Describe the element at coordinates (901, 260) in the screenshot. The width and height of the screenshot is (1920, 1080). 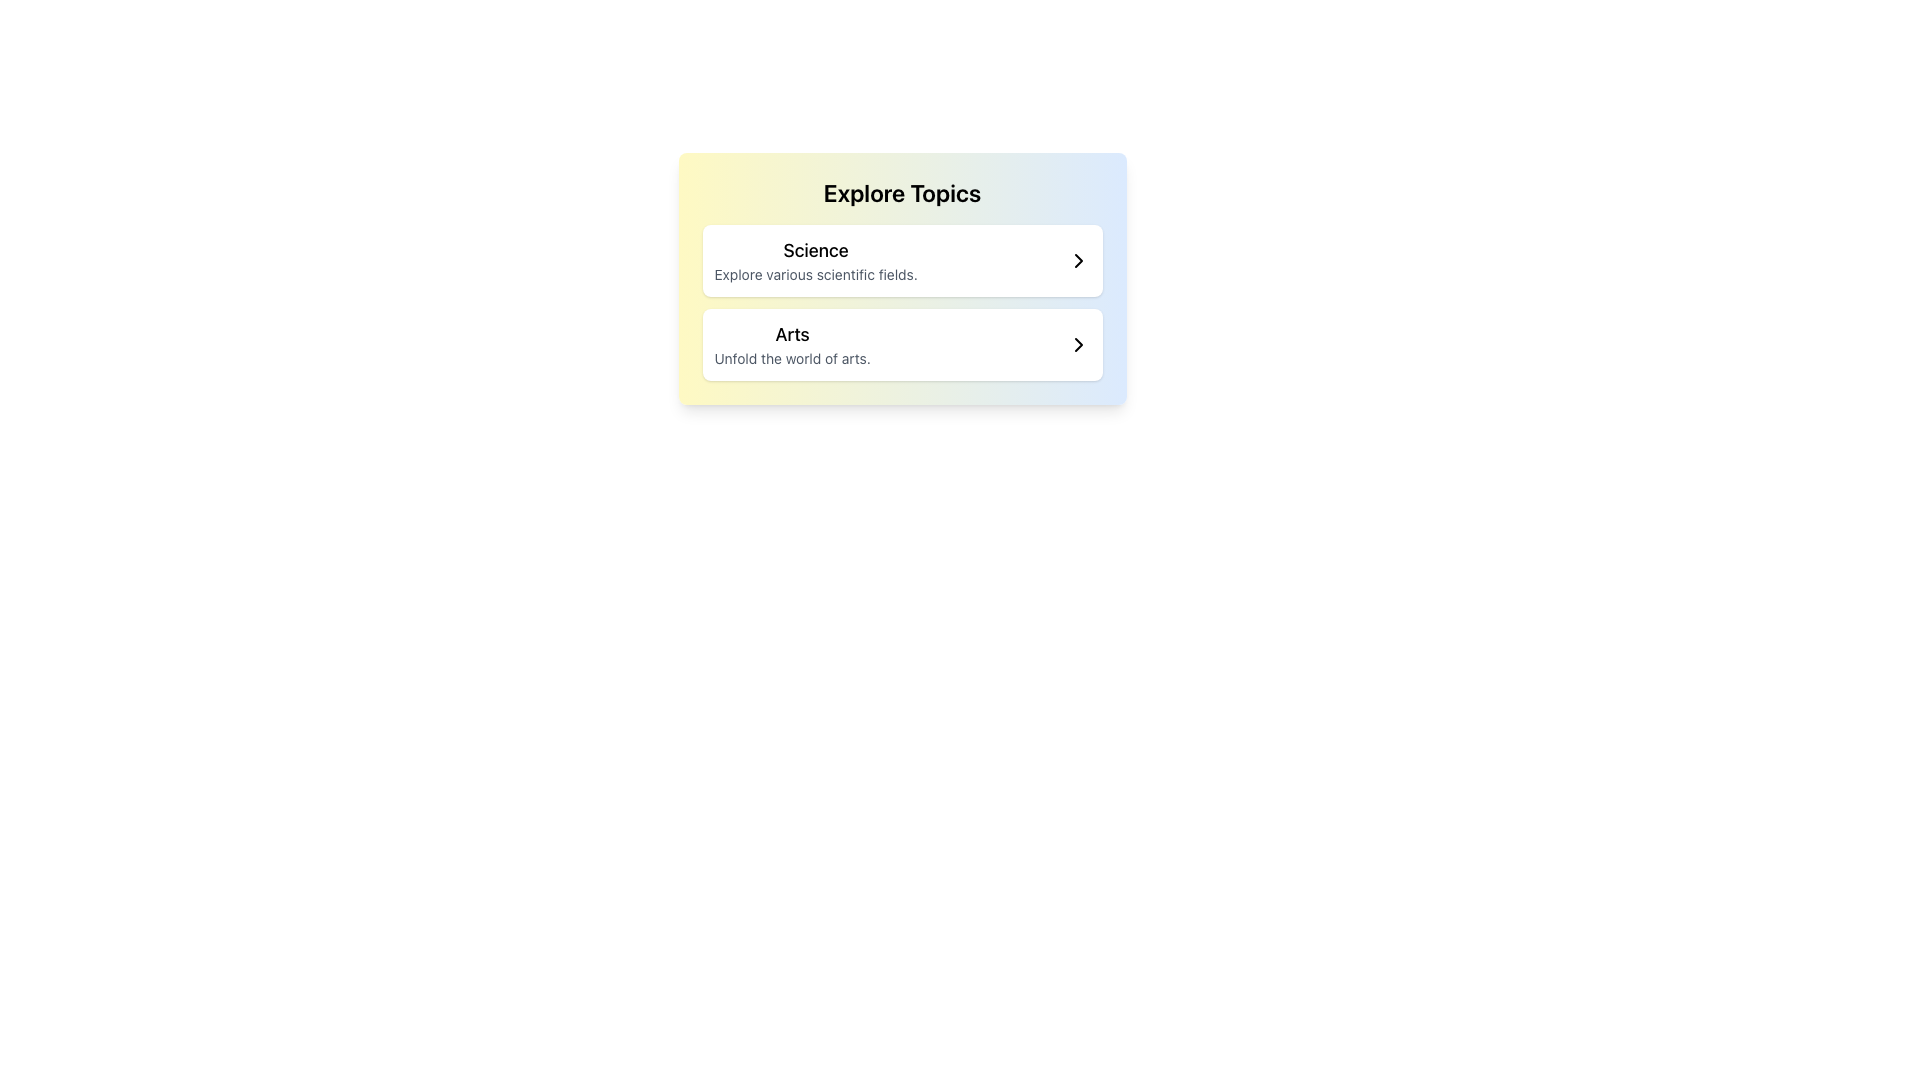
I see `the 'Science' clickable card using keyboard navigation` at that location.